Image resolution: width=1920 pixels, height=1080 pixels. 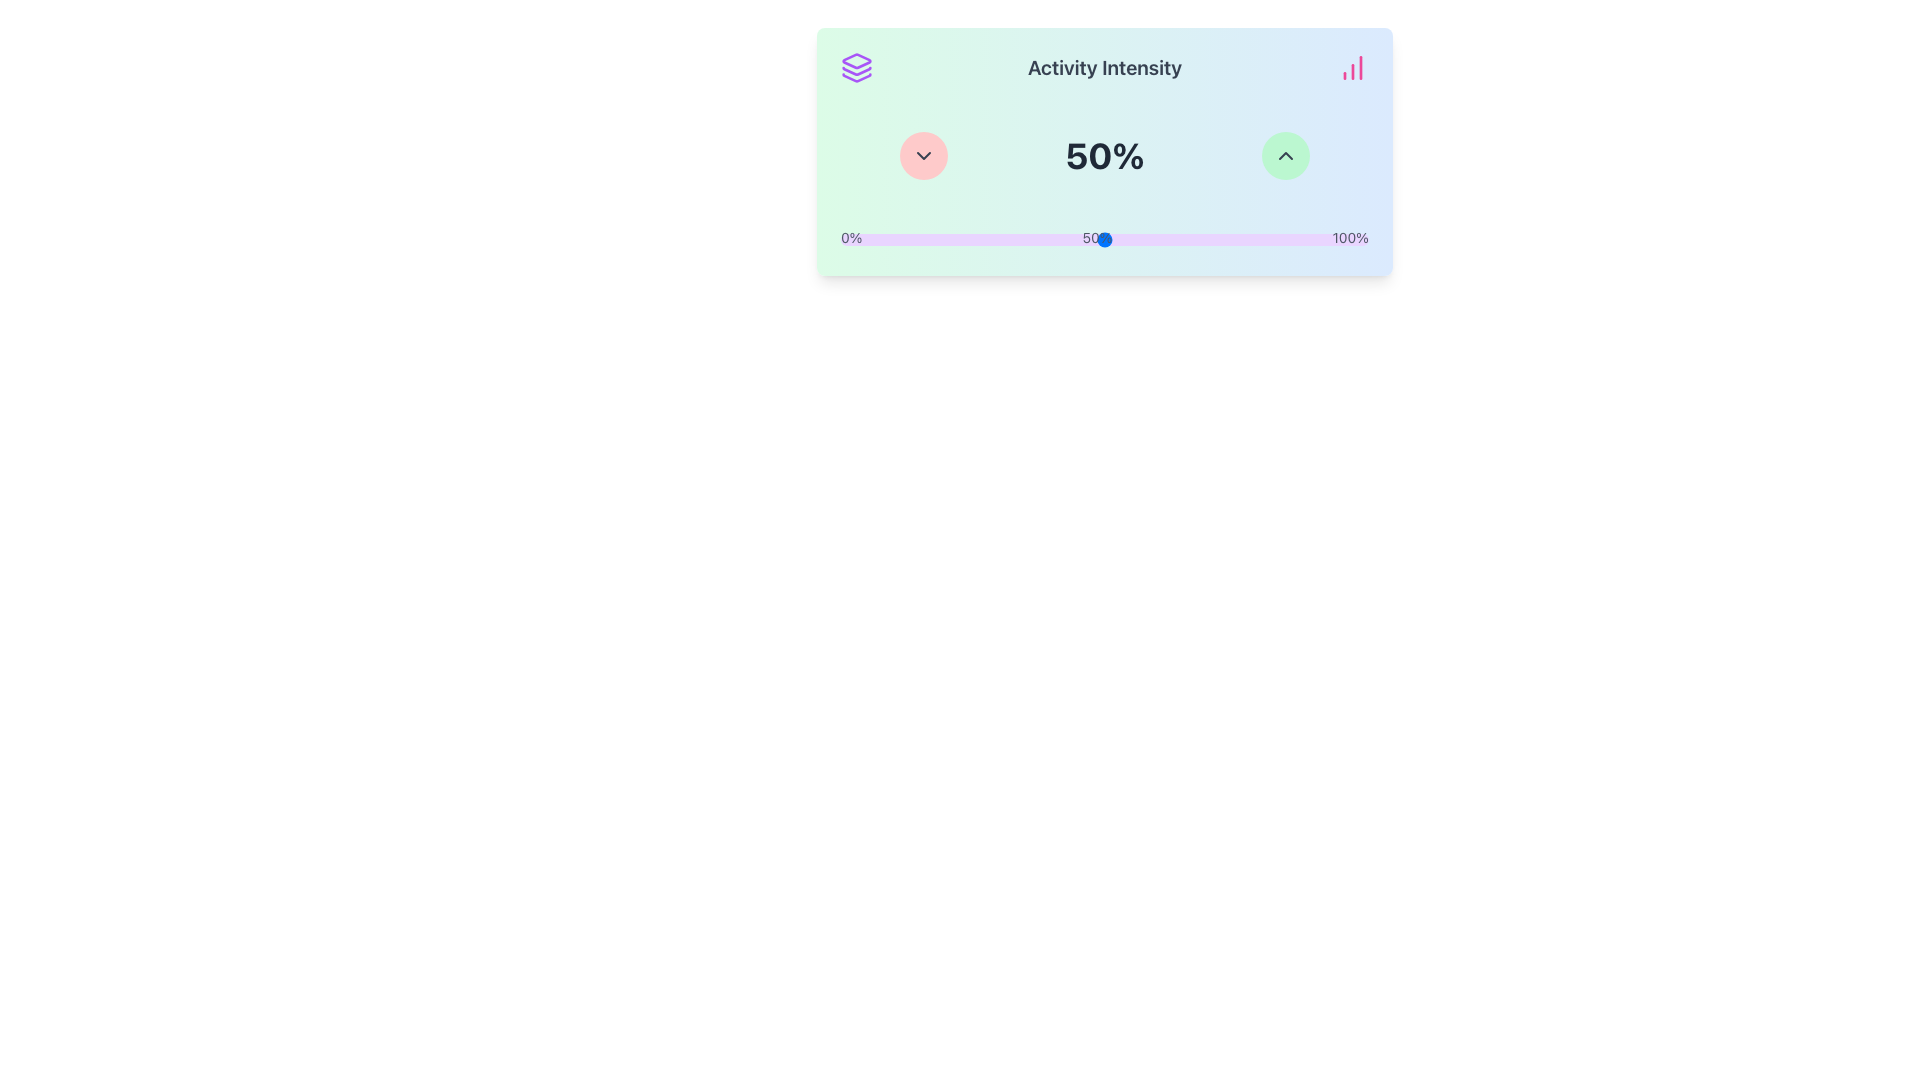 I want to click on the upward chevron arrow icon within the green circular background located in the top-right portion of the 'Activity Intensity' card, so click(x=1286, y=154).